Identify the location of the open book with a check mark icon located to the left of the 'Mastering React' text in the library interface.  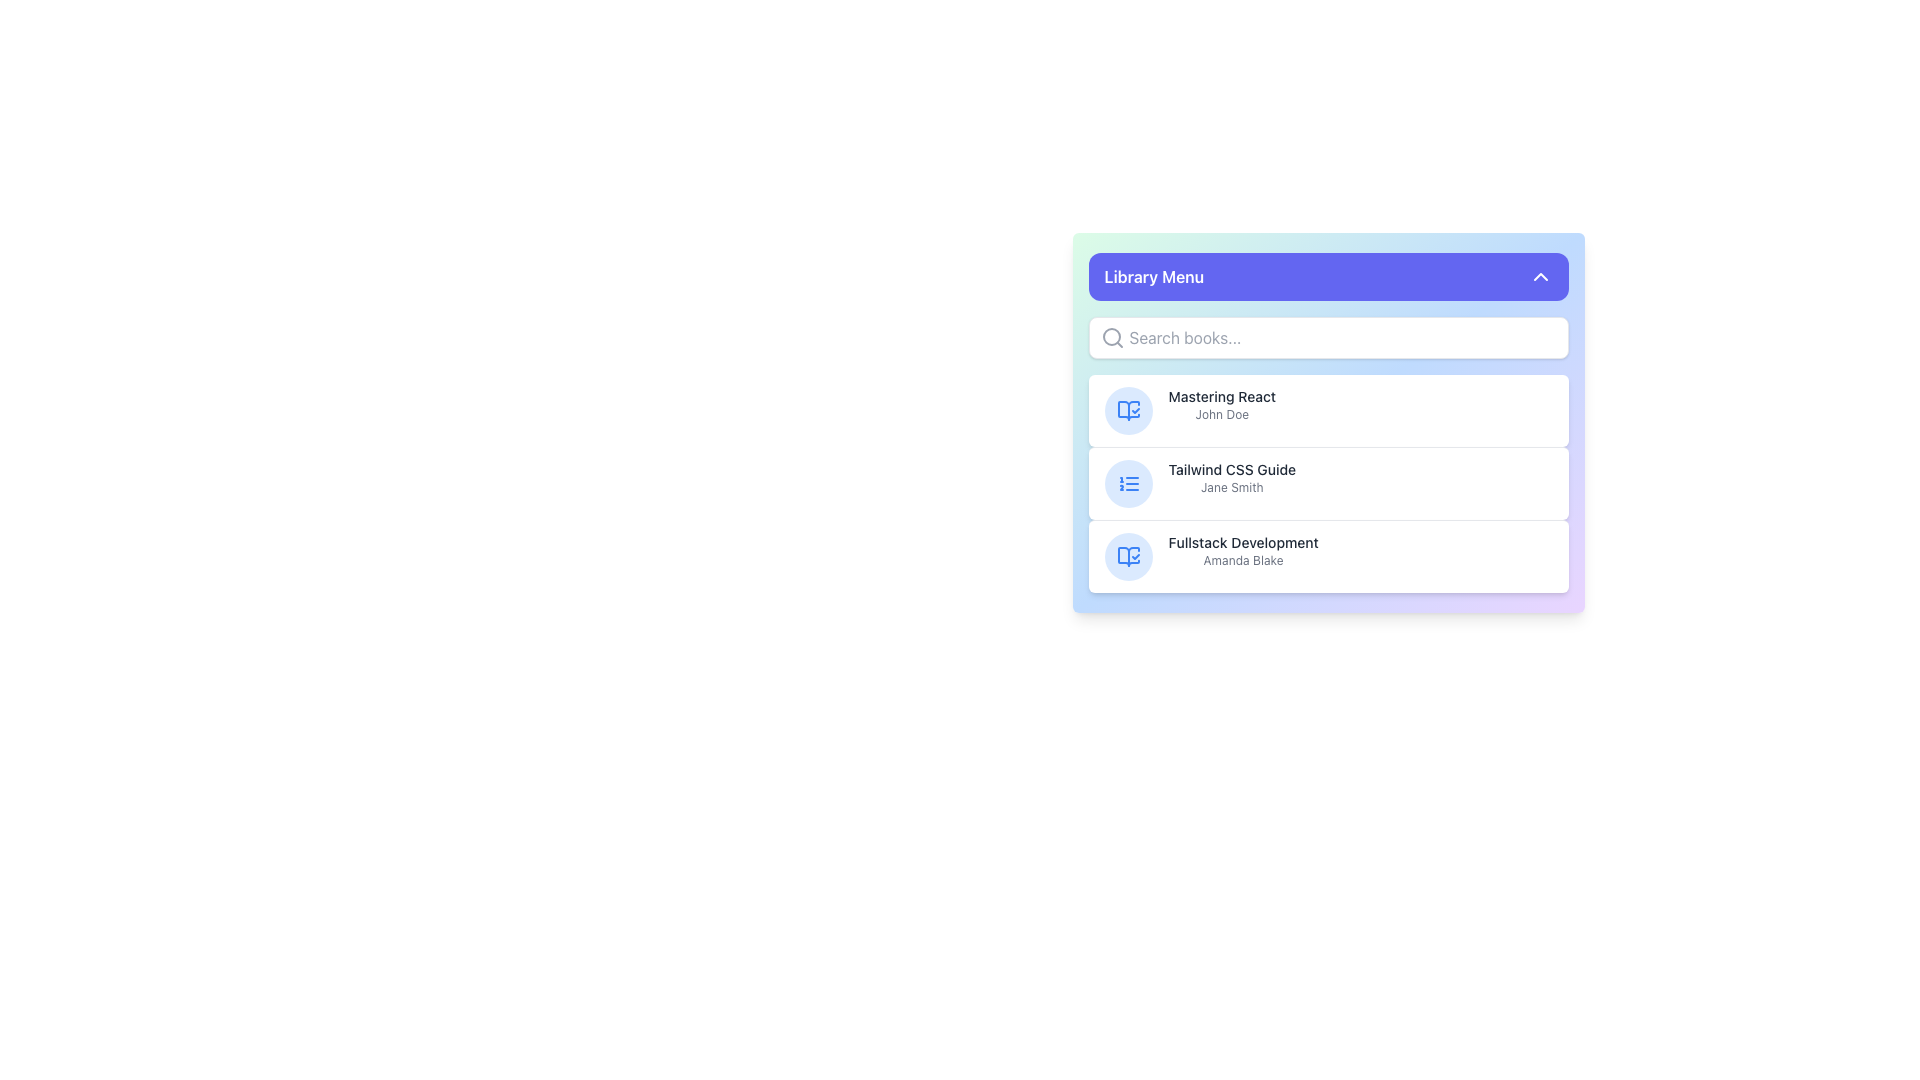
(1128, 556).